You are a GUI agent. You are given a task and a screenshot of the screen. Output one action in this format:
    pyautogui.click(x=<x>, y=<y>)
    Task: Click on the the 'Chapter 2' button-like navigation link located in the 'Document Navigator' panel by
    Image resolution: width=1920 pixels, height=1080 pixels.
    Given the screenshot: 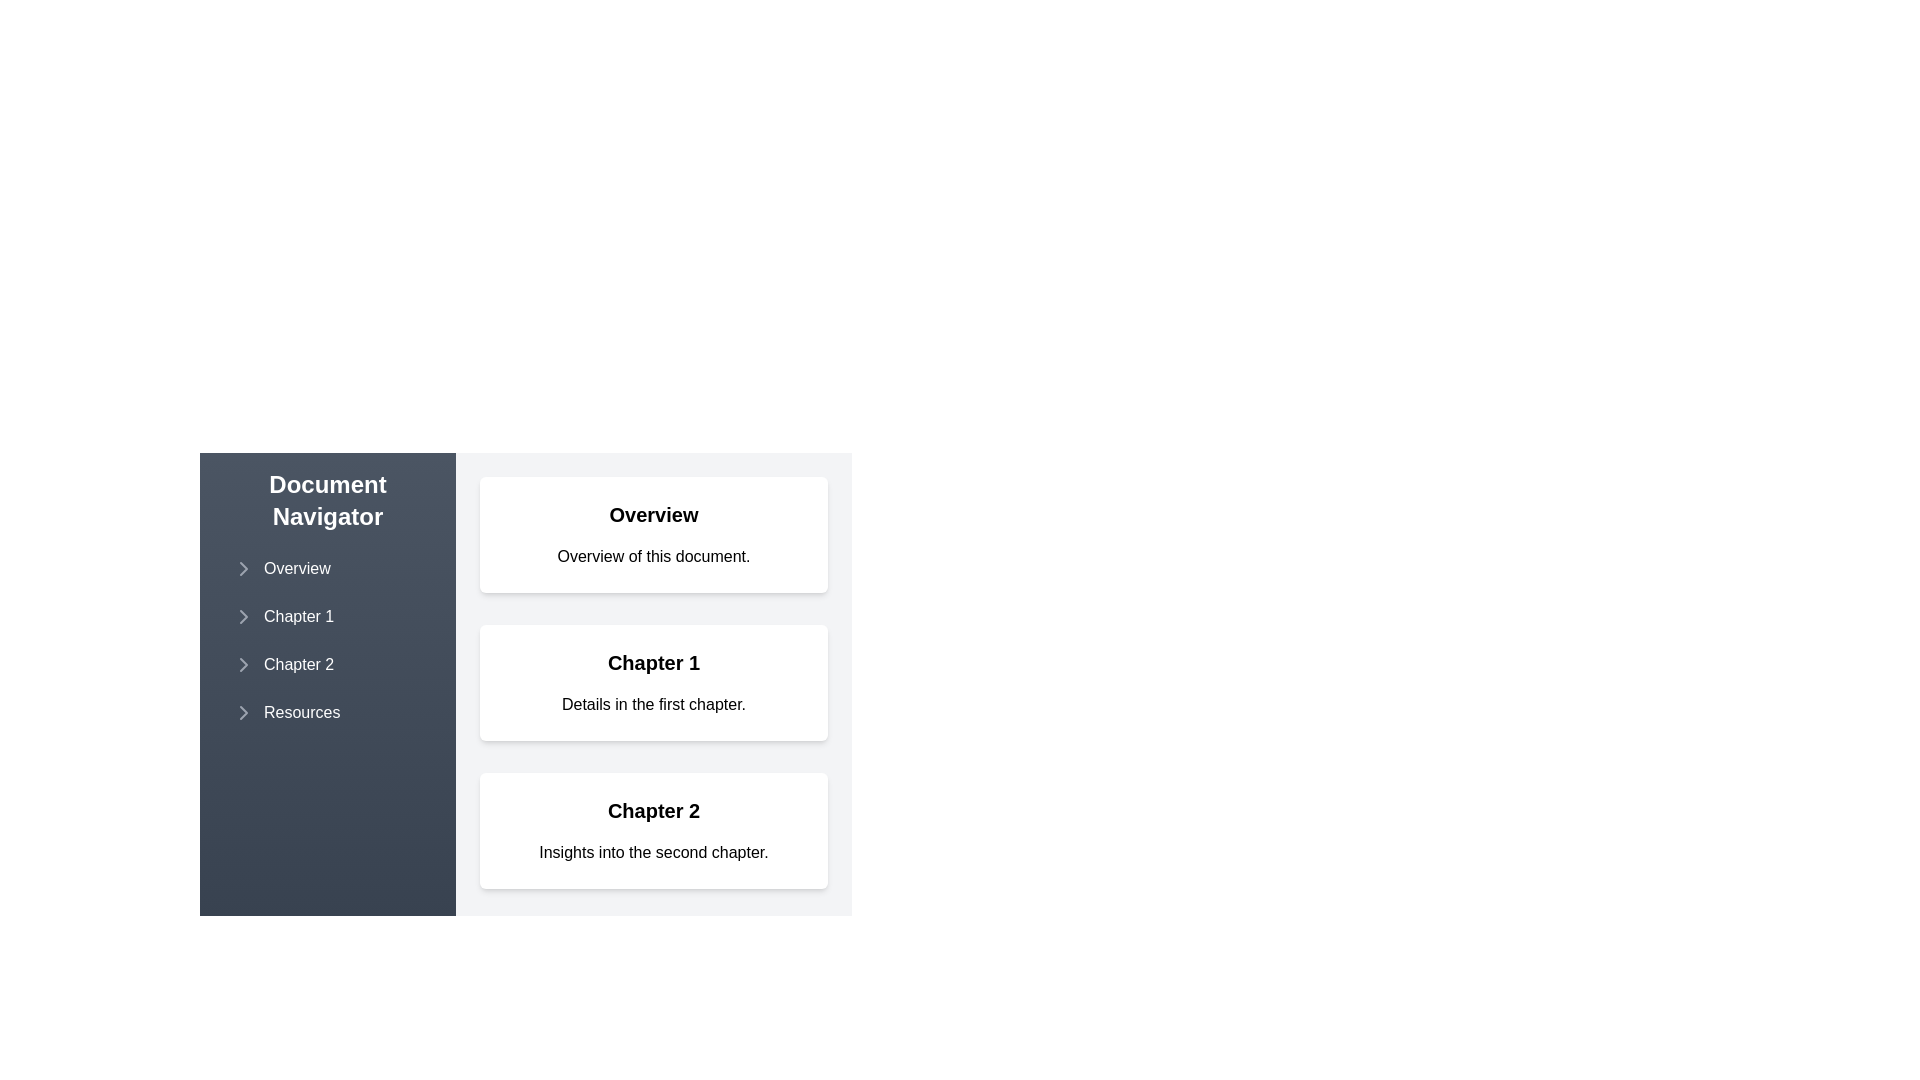 What is the action you would take?
    pyautogui.click(x=327, y=664)
    